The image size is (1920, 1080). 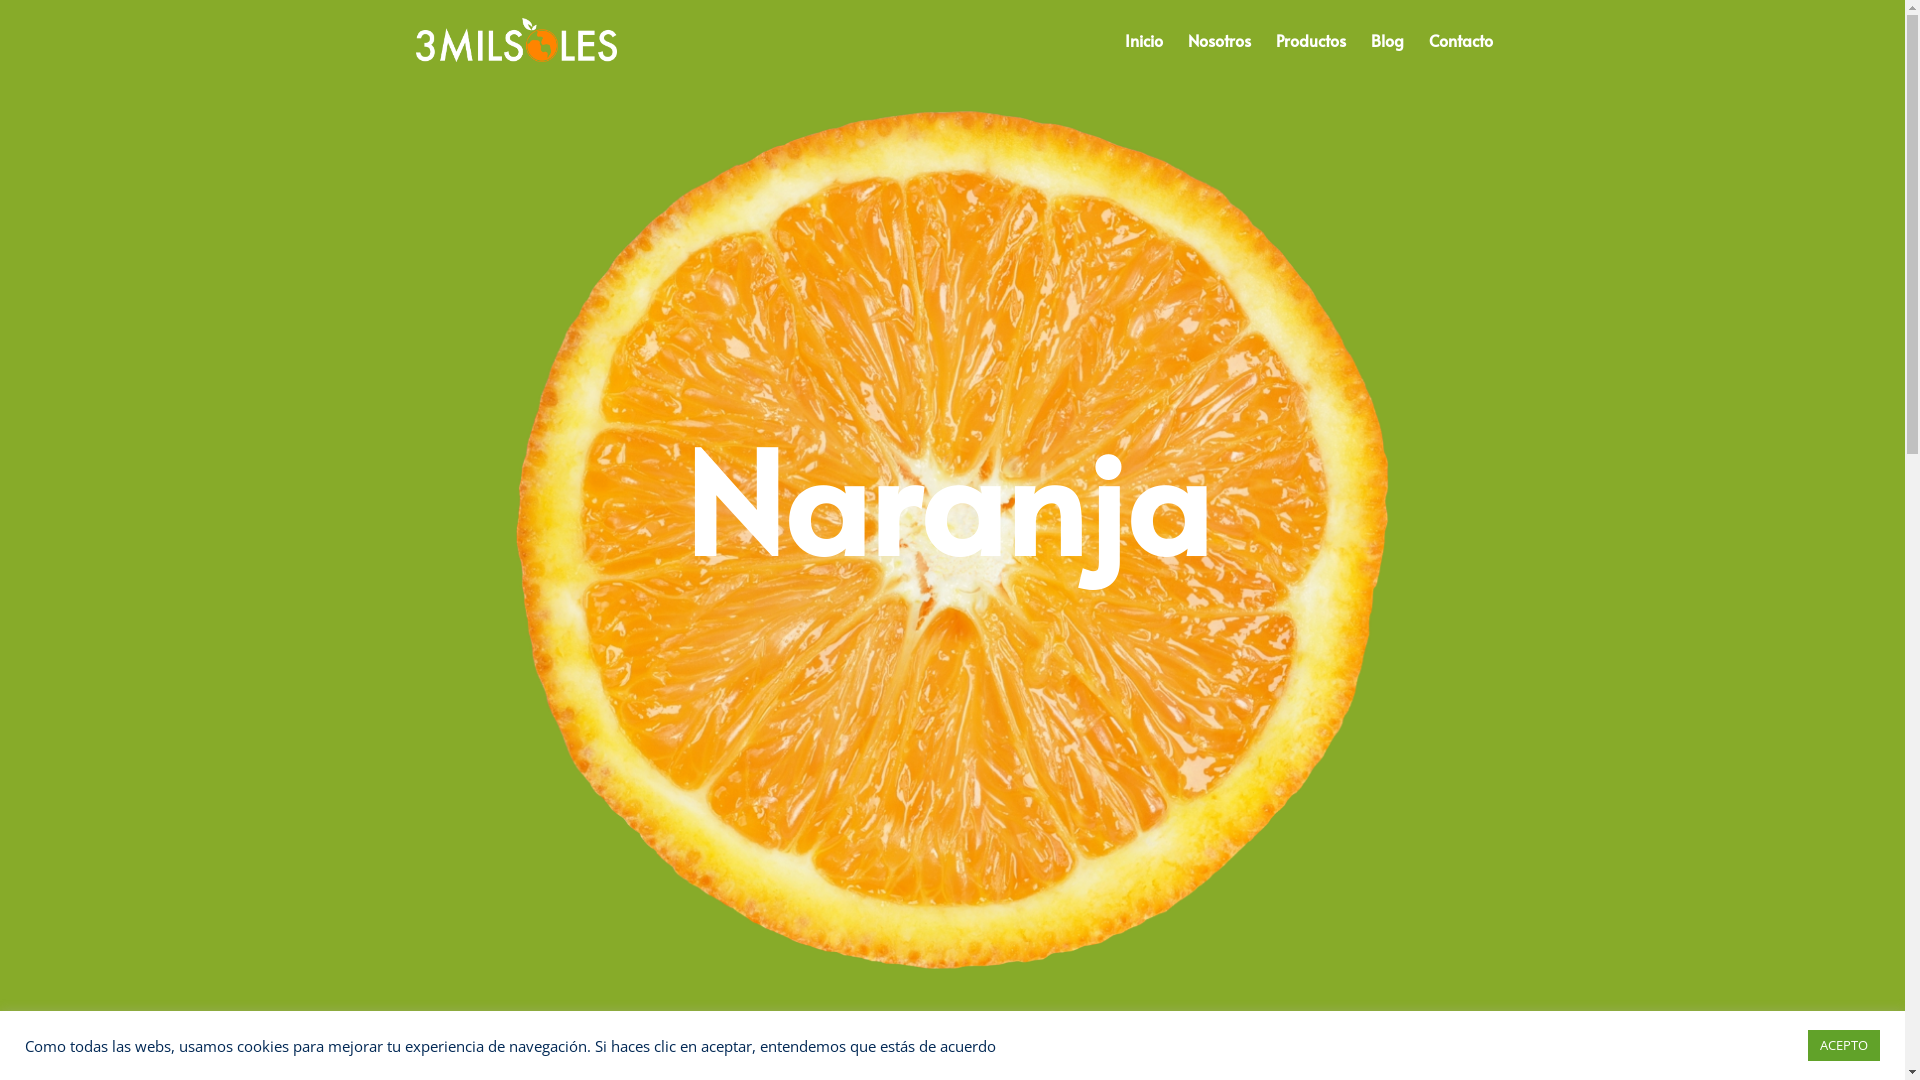 What do you see at coordinates (1218, 55) in the screenshot?
I see `'Nosotros'` at bounding box center [1218, 55].